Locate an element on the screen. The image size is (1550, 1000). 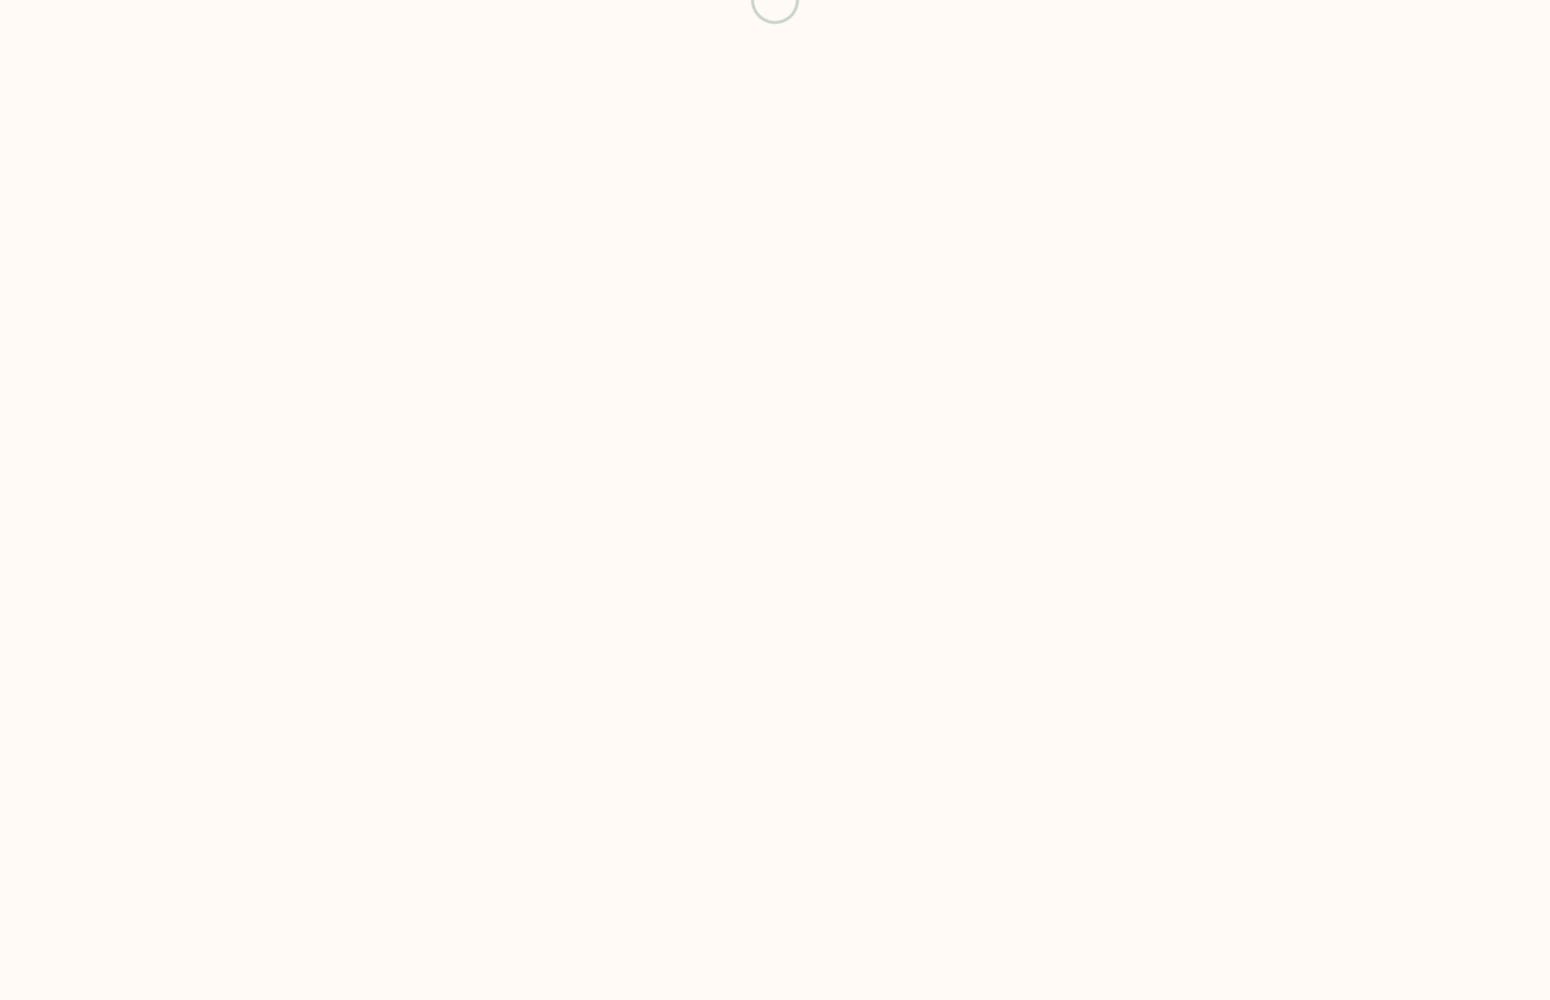
'(At the Dulles Landing Shopping Center at the corner of Rte 50 and Loudoun County Pkwy. We are located directly across the parking lot from DSW.)' is located at coordinates (227, 157).